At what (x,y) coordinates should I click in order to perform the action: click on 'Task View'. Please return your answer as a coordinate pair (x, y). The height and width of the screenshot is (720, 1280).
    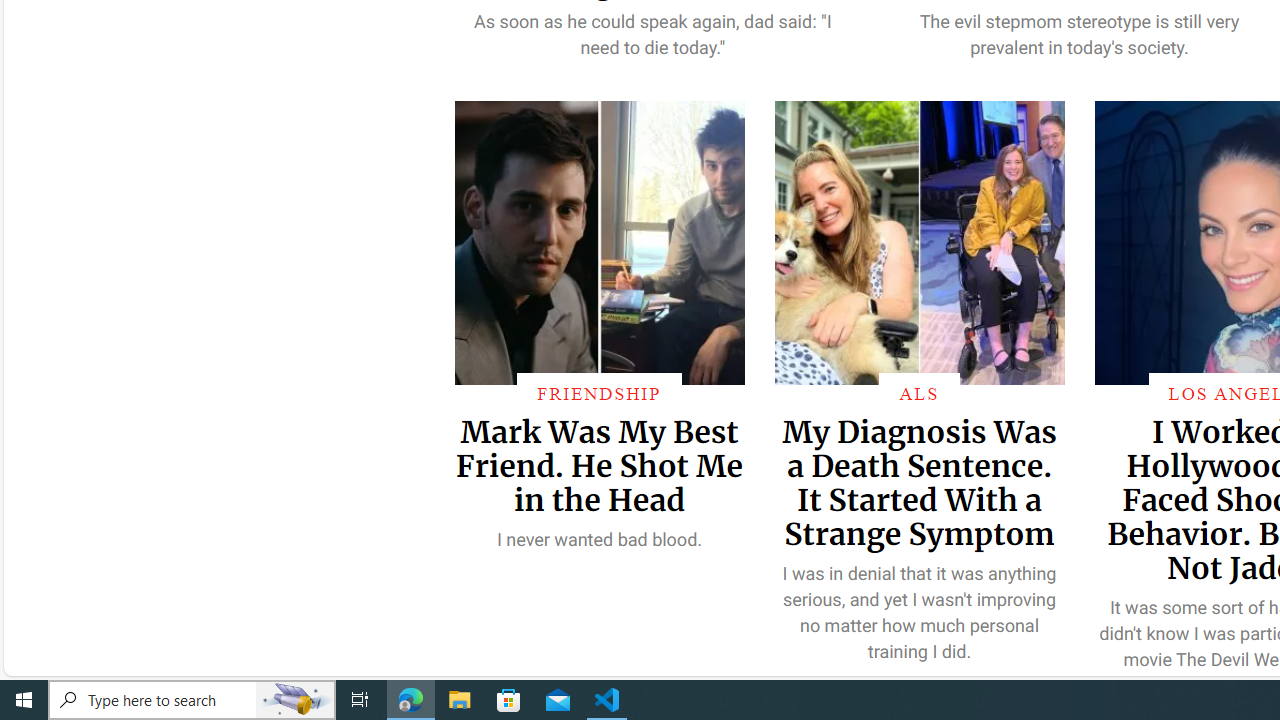
    Looking at the image, I should click on (359, 698).